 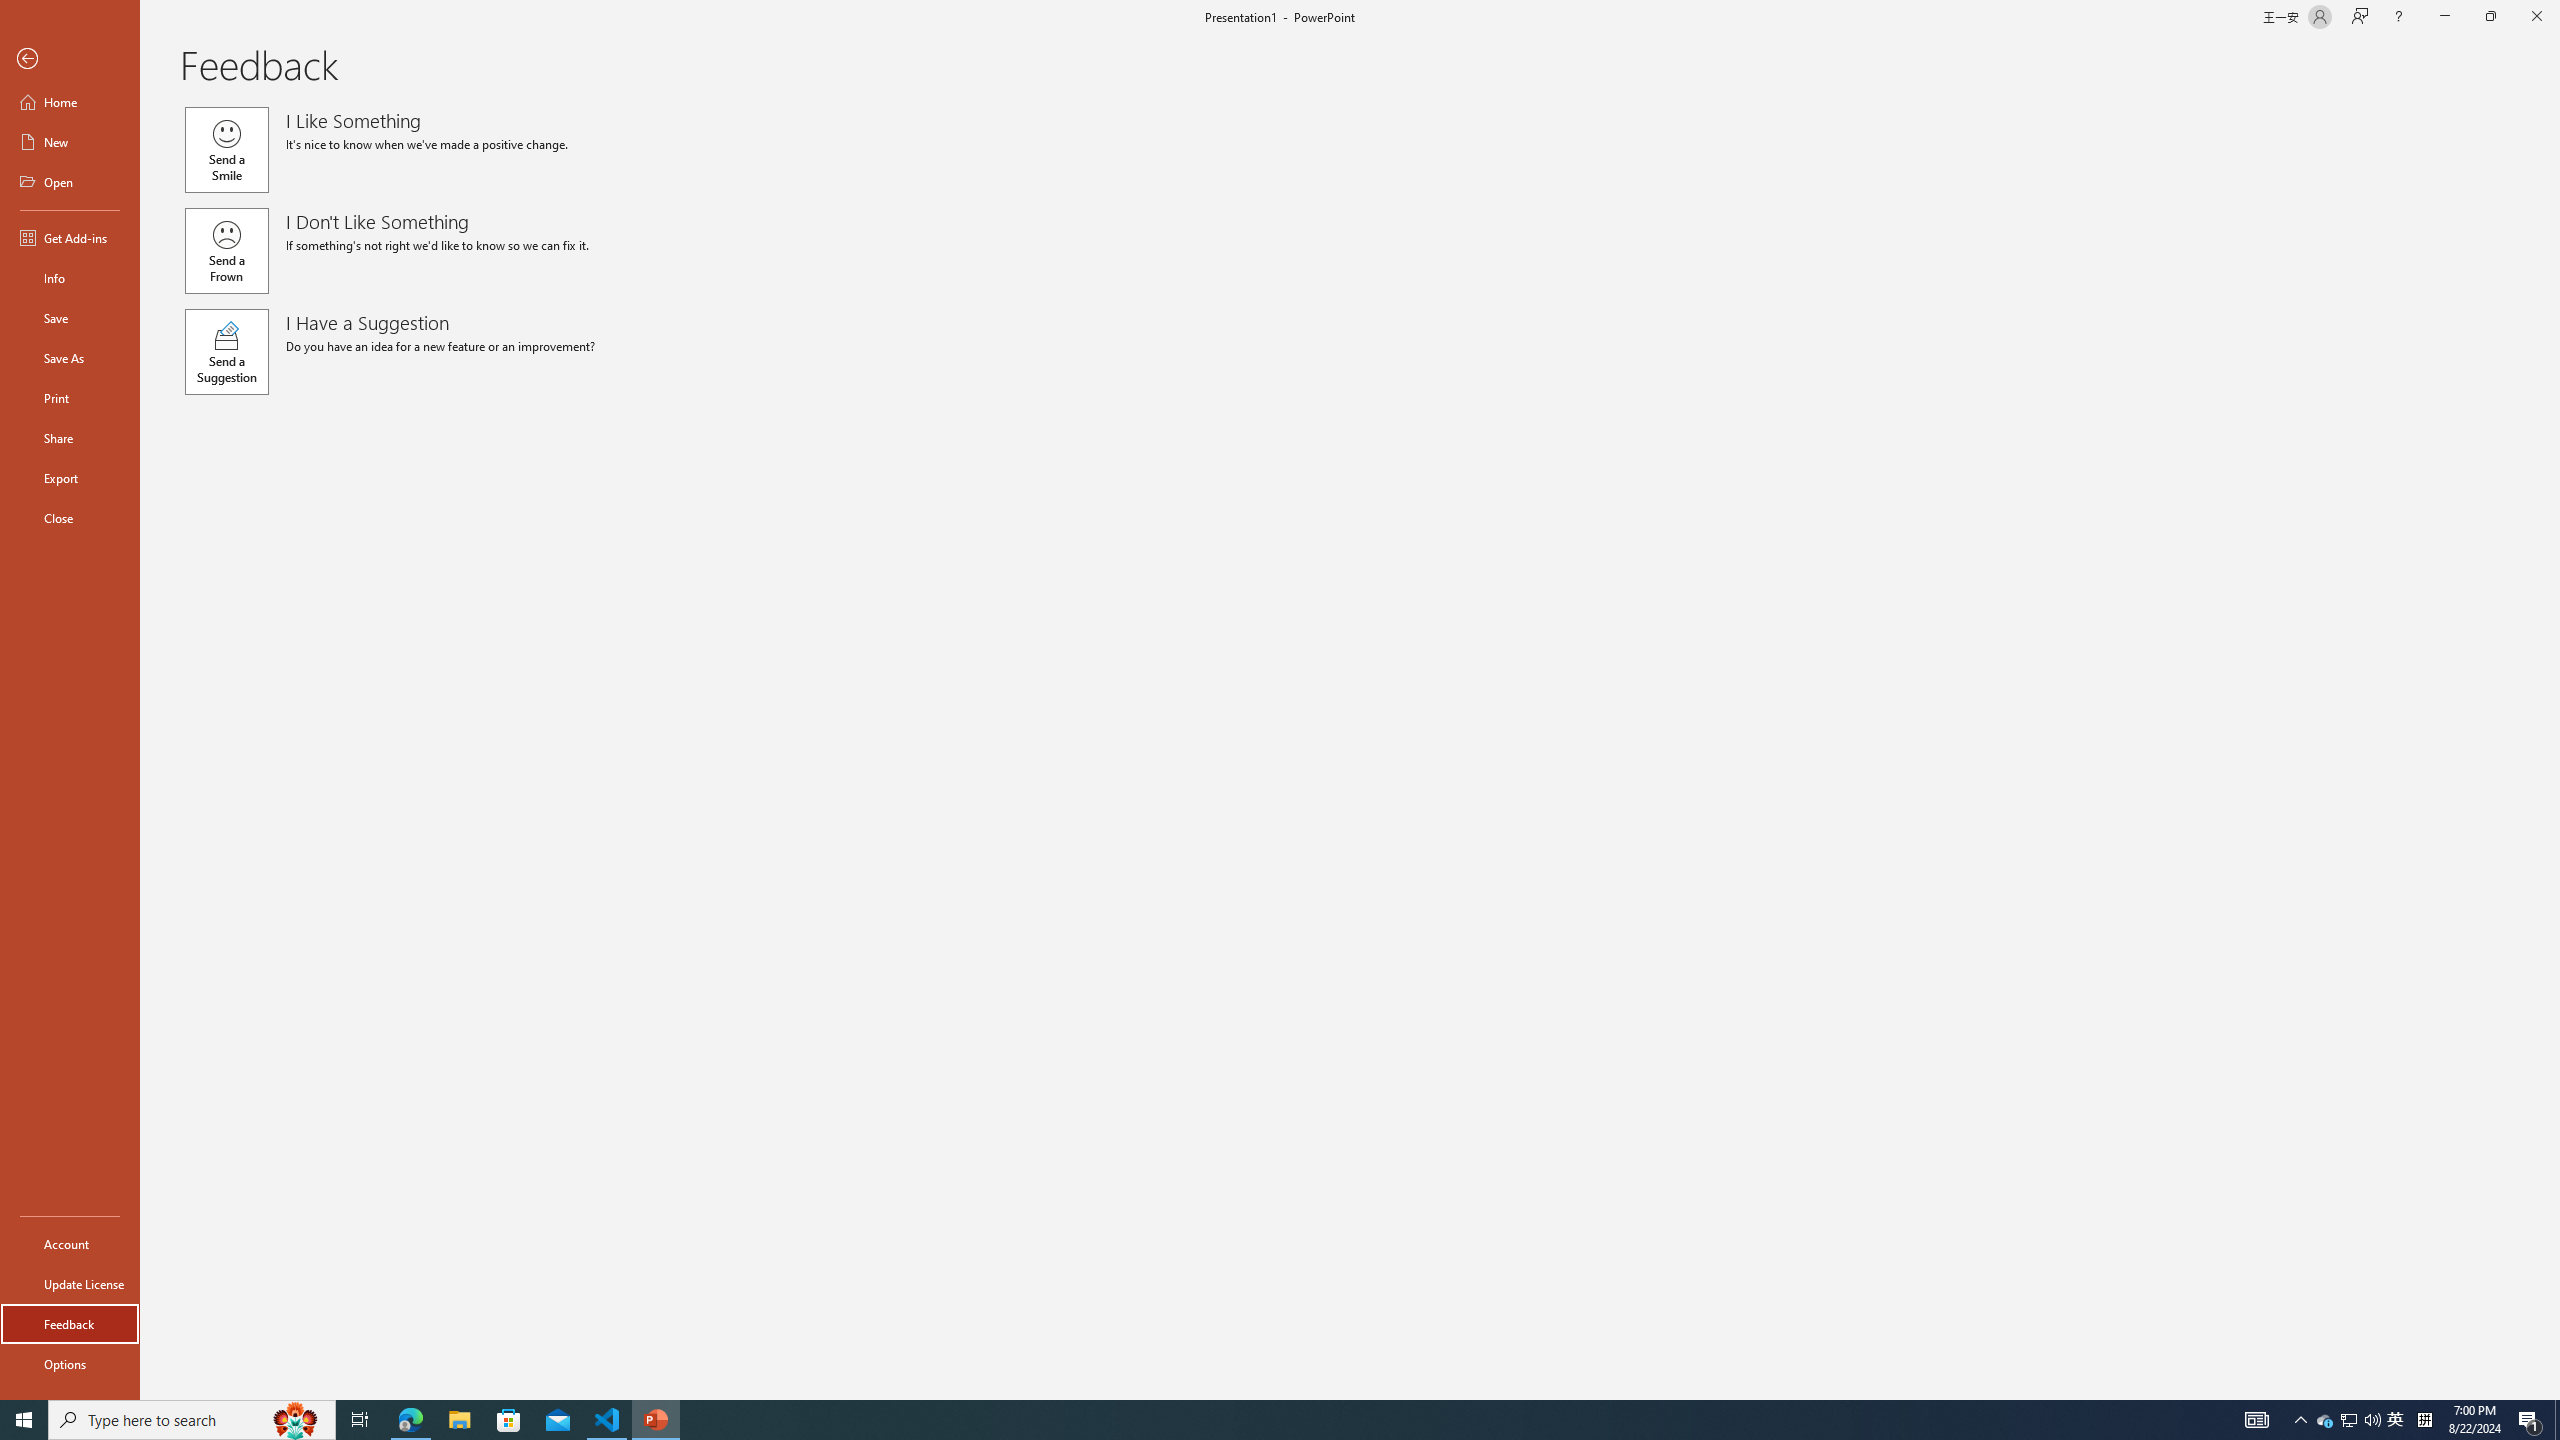 What do you see at coordinates (69, 1244) in the screenshot?
I see `'Account'` at bounding box center [69, 1244].